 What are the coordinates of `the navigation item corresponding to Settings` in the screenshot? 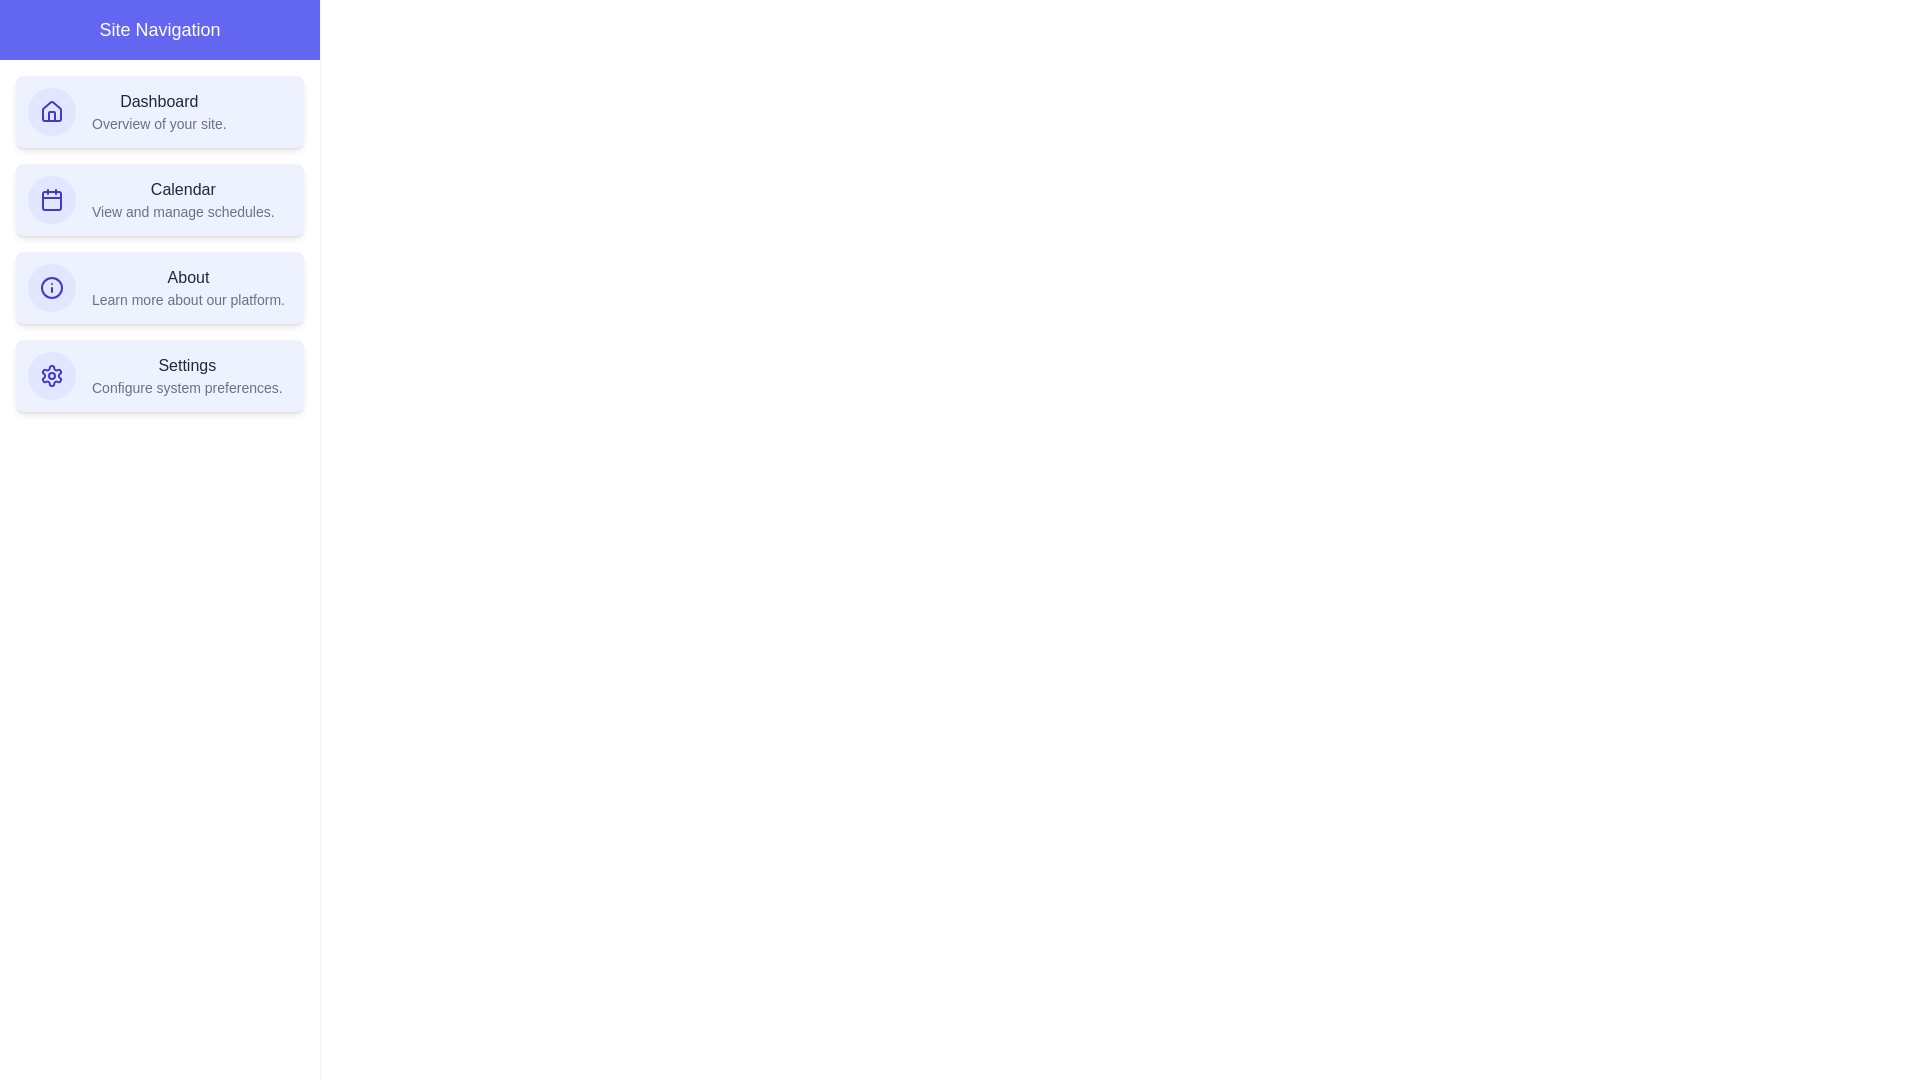 It's located at (158, 375).